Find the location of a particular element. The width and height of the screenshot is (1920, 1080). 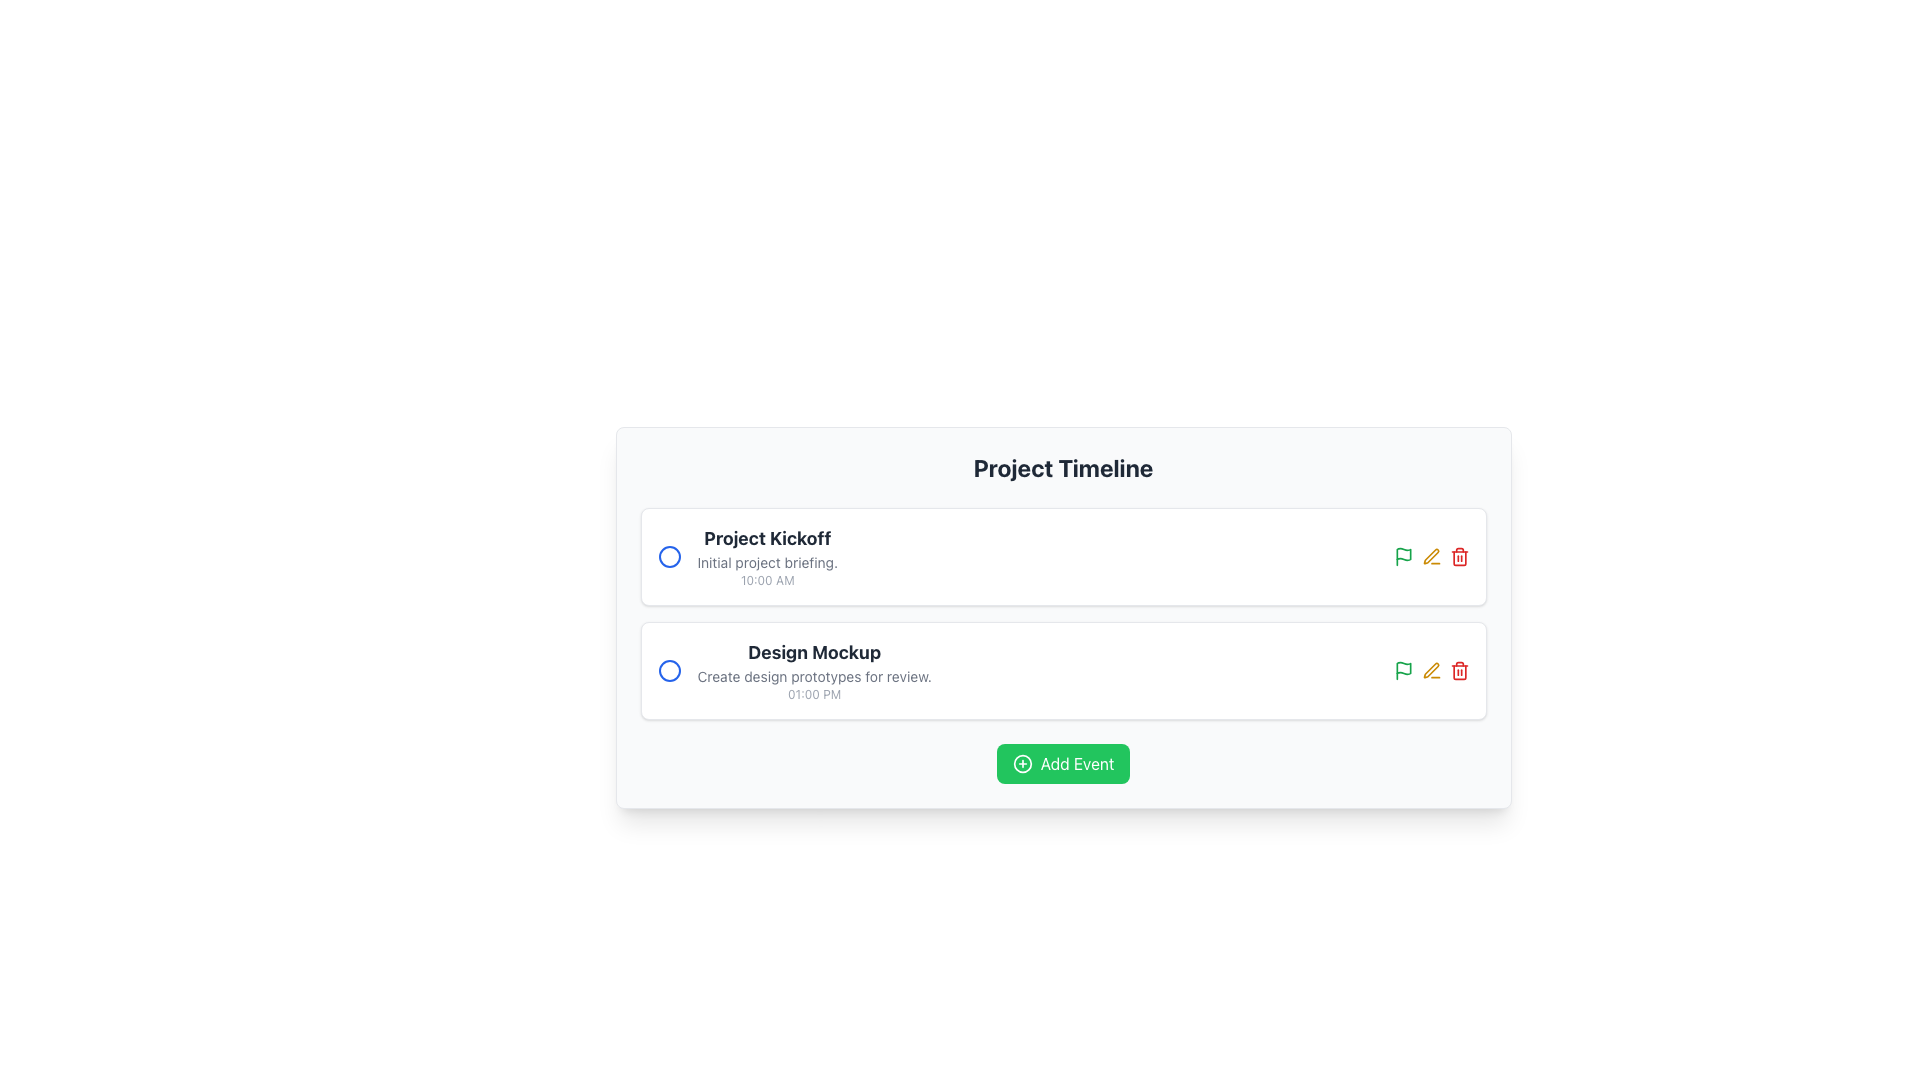

text content of the text label that reads 'Design Mockup', styled with a bold and large font size, located in the center area of a timeline event card below 'Project Kickoff' is located at coordinates (814, 652).